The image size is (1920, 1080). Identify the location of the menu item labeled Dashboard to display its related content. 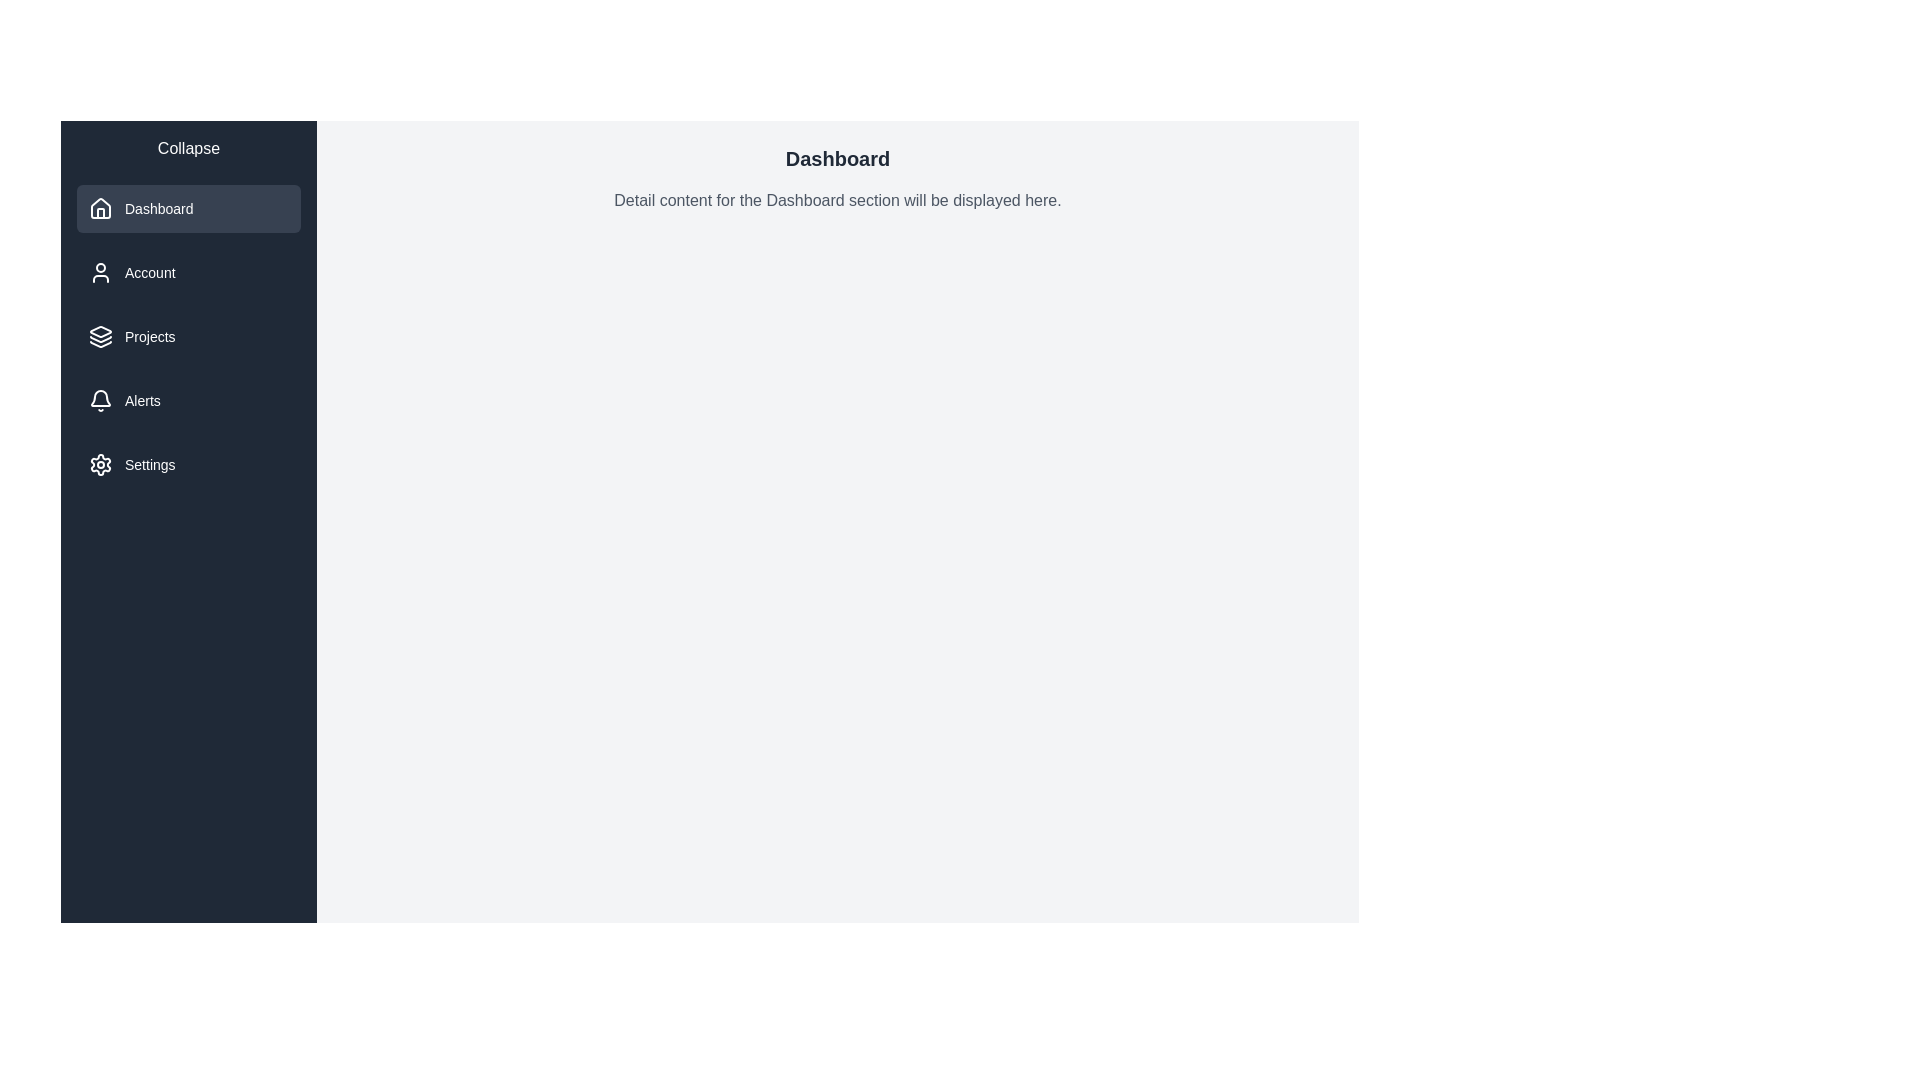
(188, 208).